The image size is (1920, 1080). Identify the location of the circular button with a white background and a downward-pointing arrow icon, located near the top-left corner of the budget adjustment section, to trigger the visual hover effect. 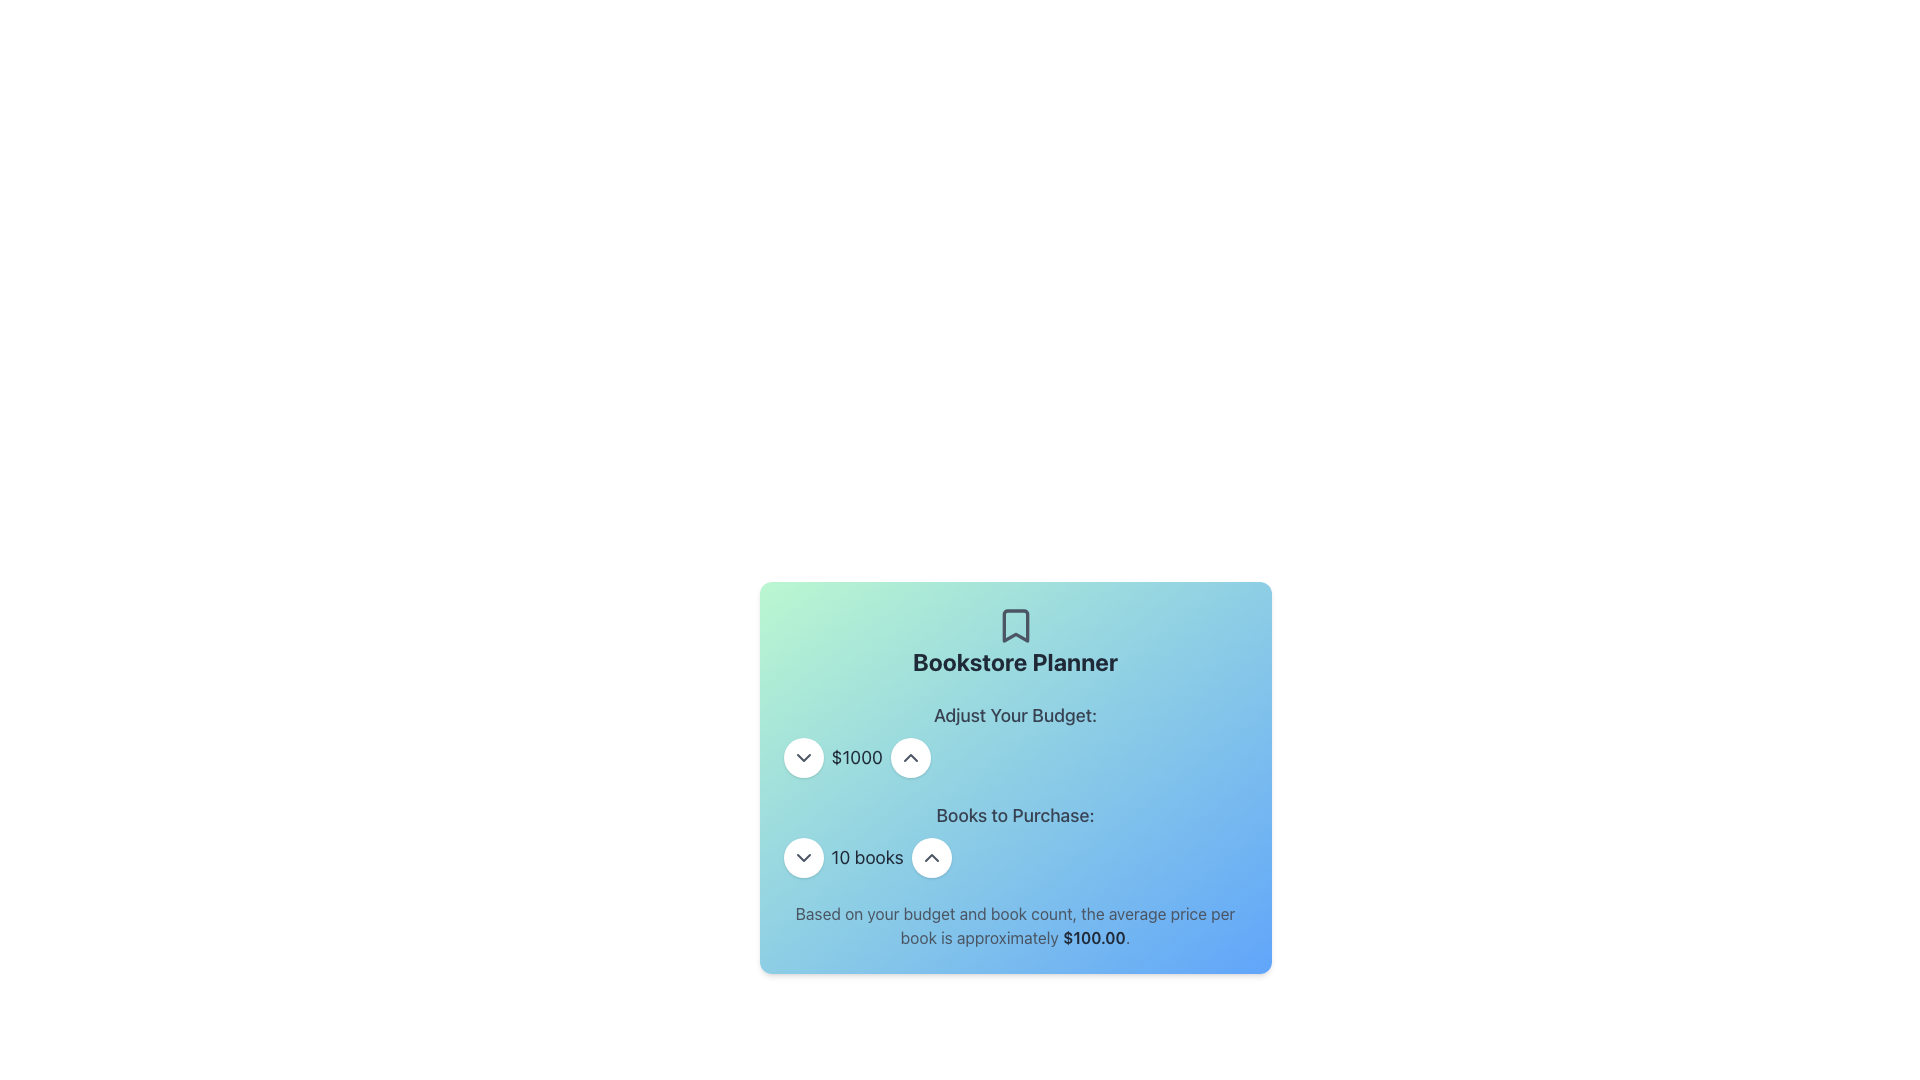
(803, 758).